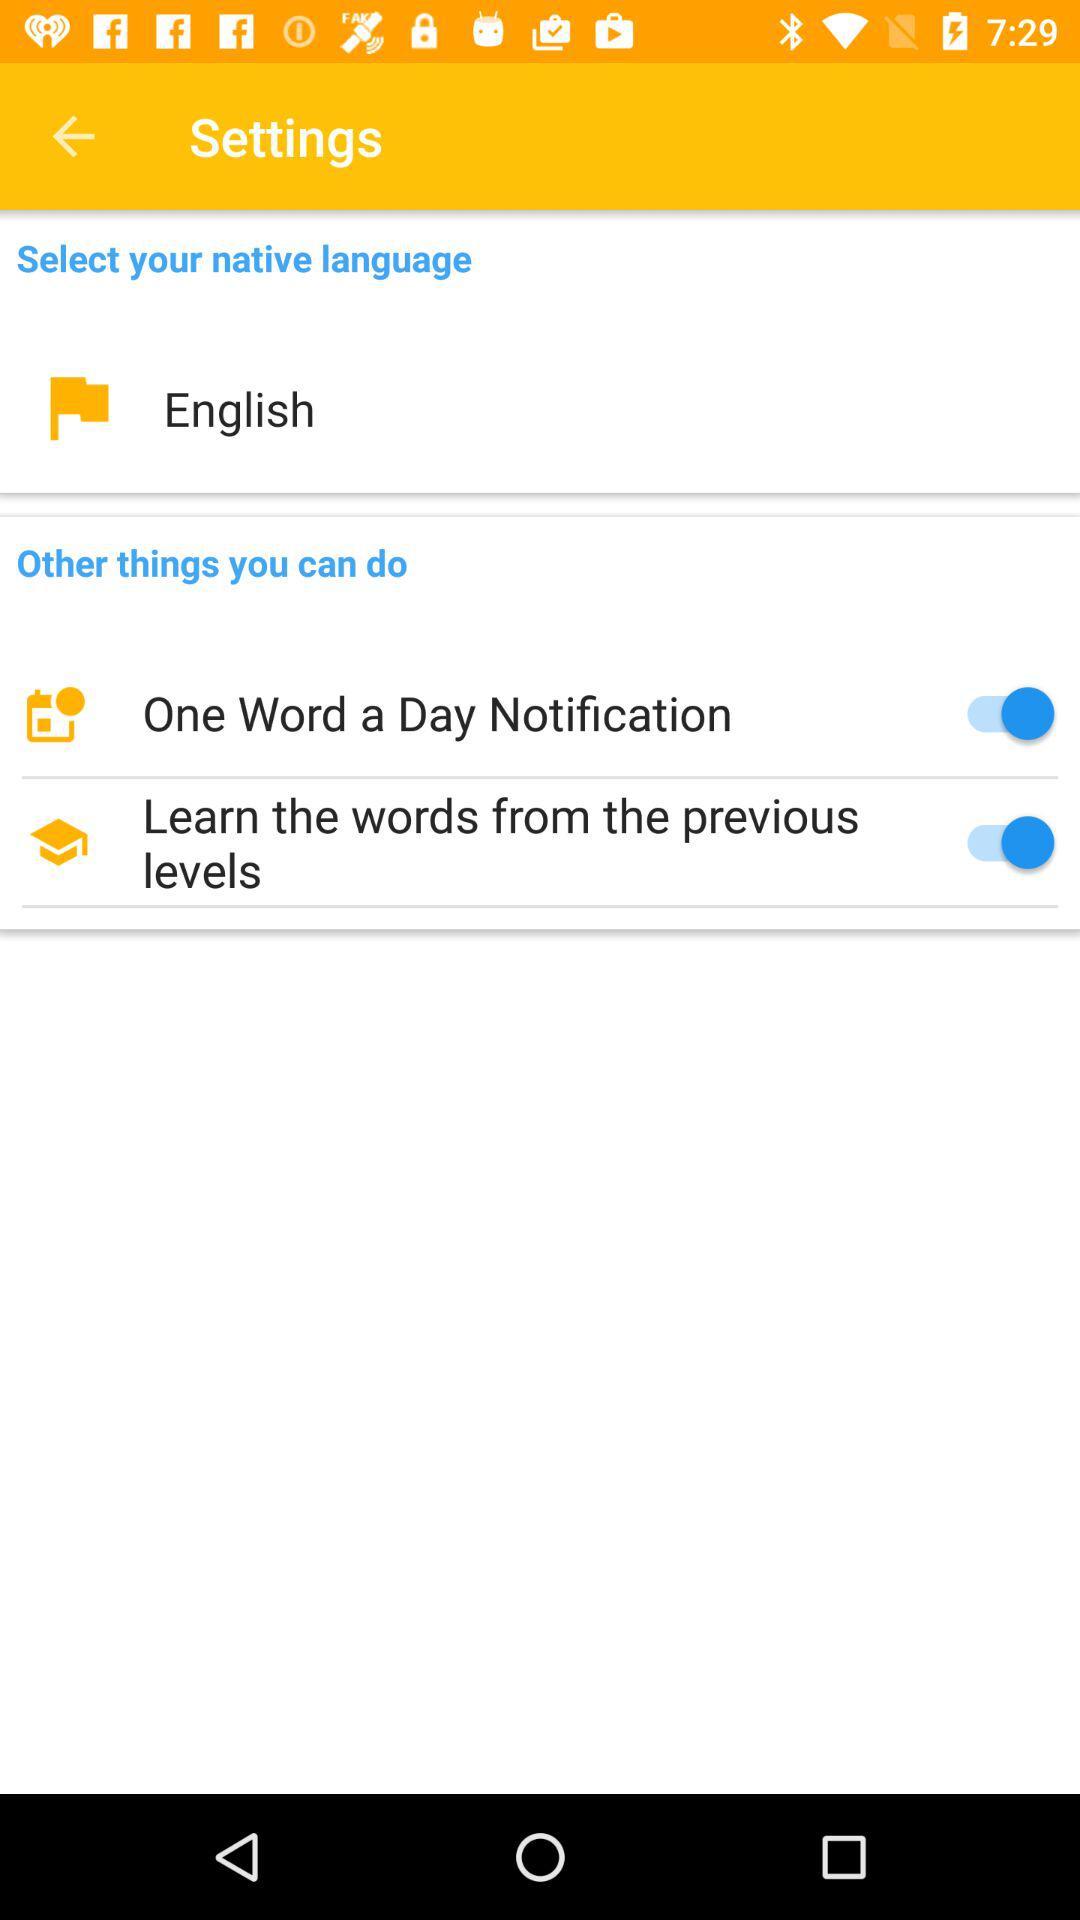 Image resolution: width=1080 pixels, height=1920 pixels. Describe the element at coordinates (540, 842) in the screenshot. I see `learn the words icon` at that location.